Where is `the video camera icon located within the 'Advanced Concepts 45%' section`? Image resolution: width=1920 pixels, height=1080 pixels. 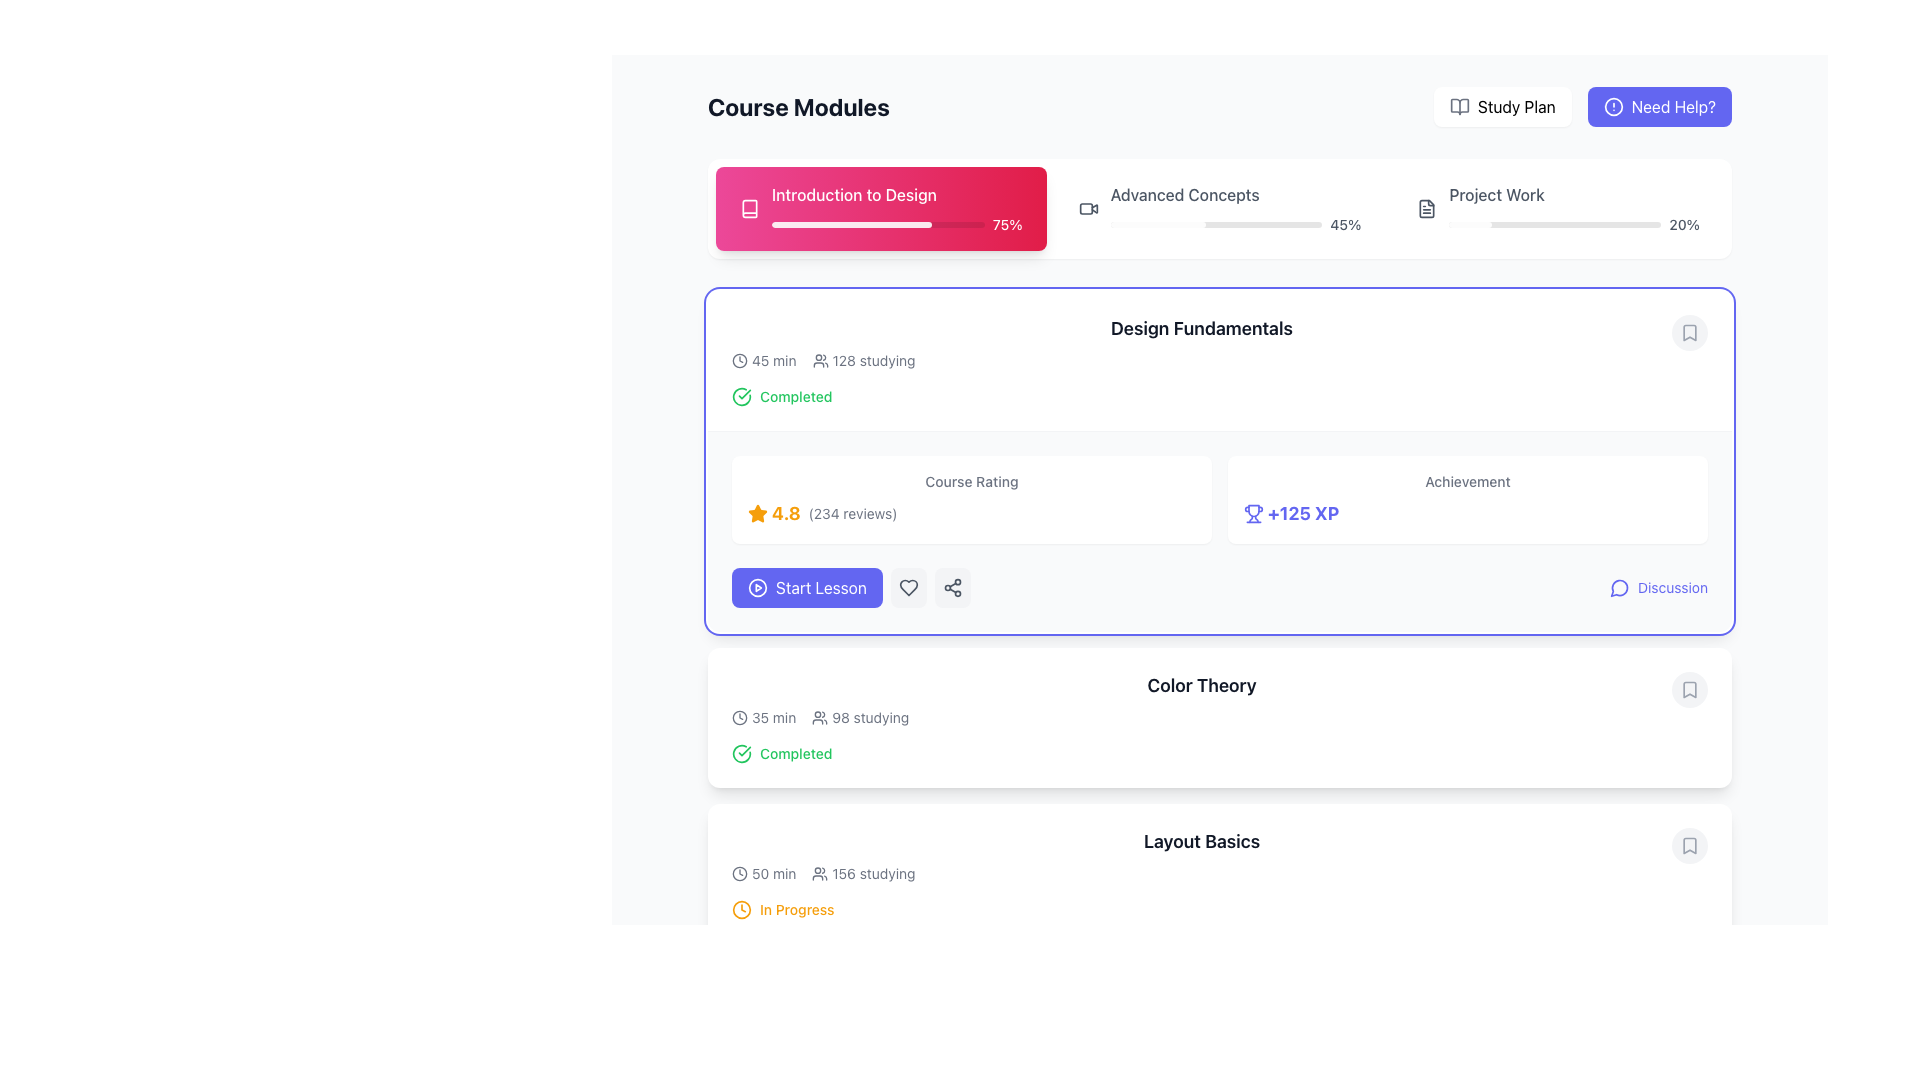 the video camera icon located within the 'Advanced Concepts 45%' section is located at coordinates (1087, 208).